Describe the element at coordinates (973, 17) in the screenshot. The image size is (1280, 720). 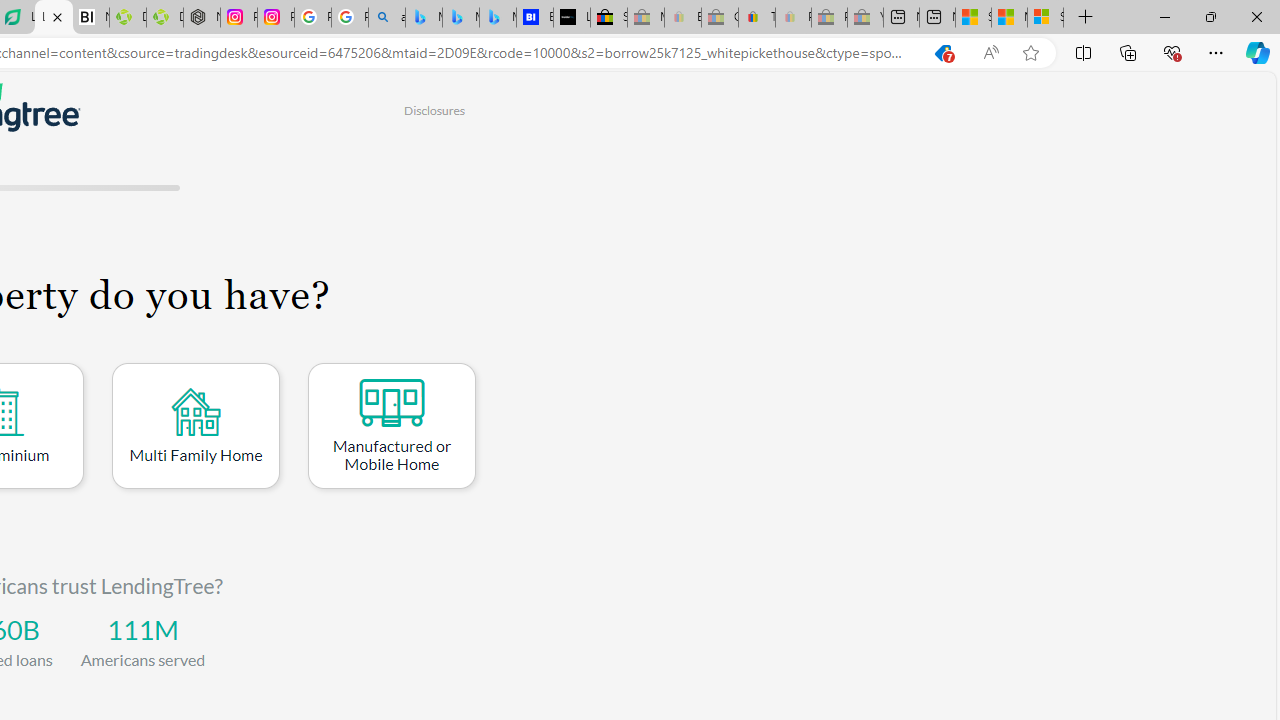
I see `'Shanghai, China hourly forecast | Microsoft Weather'` at that location.